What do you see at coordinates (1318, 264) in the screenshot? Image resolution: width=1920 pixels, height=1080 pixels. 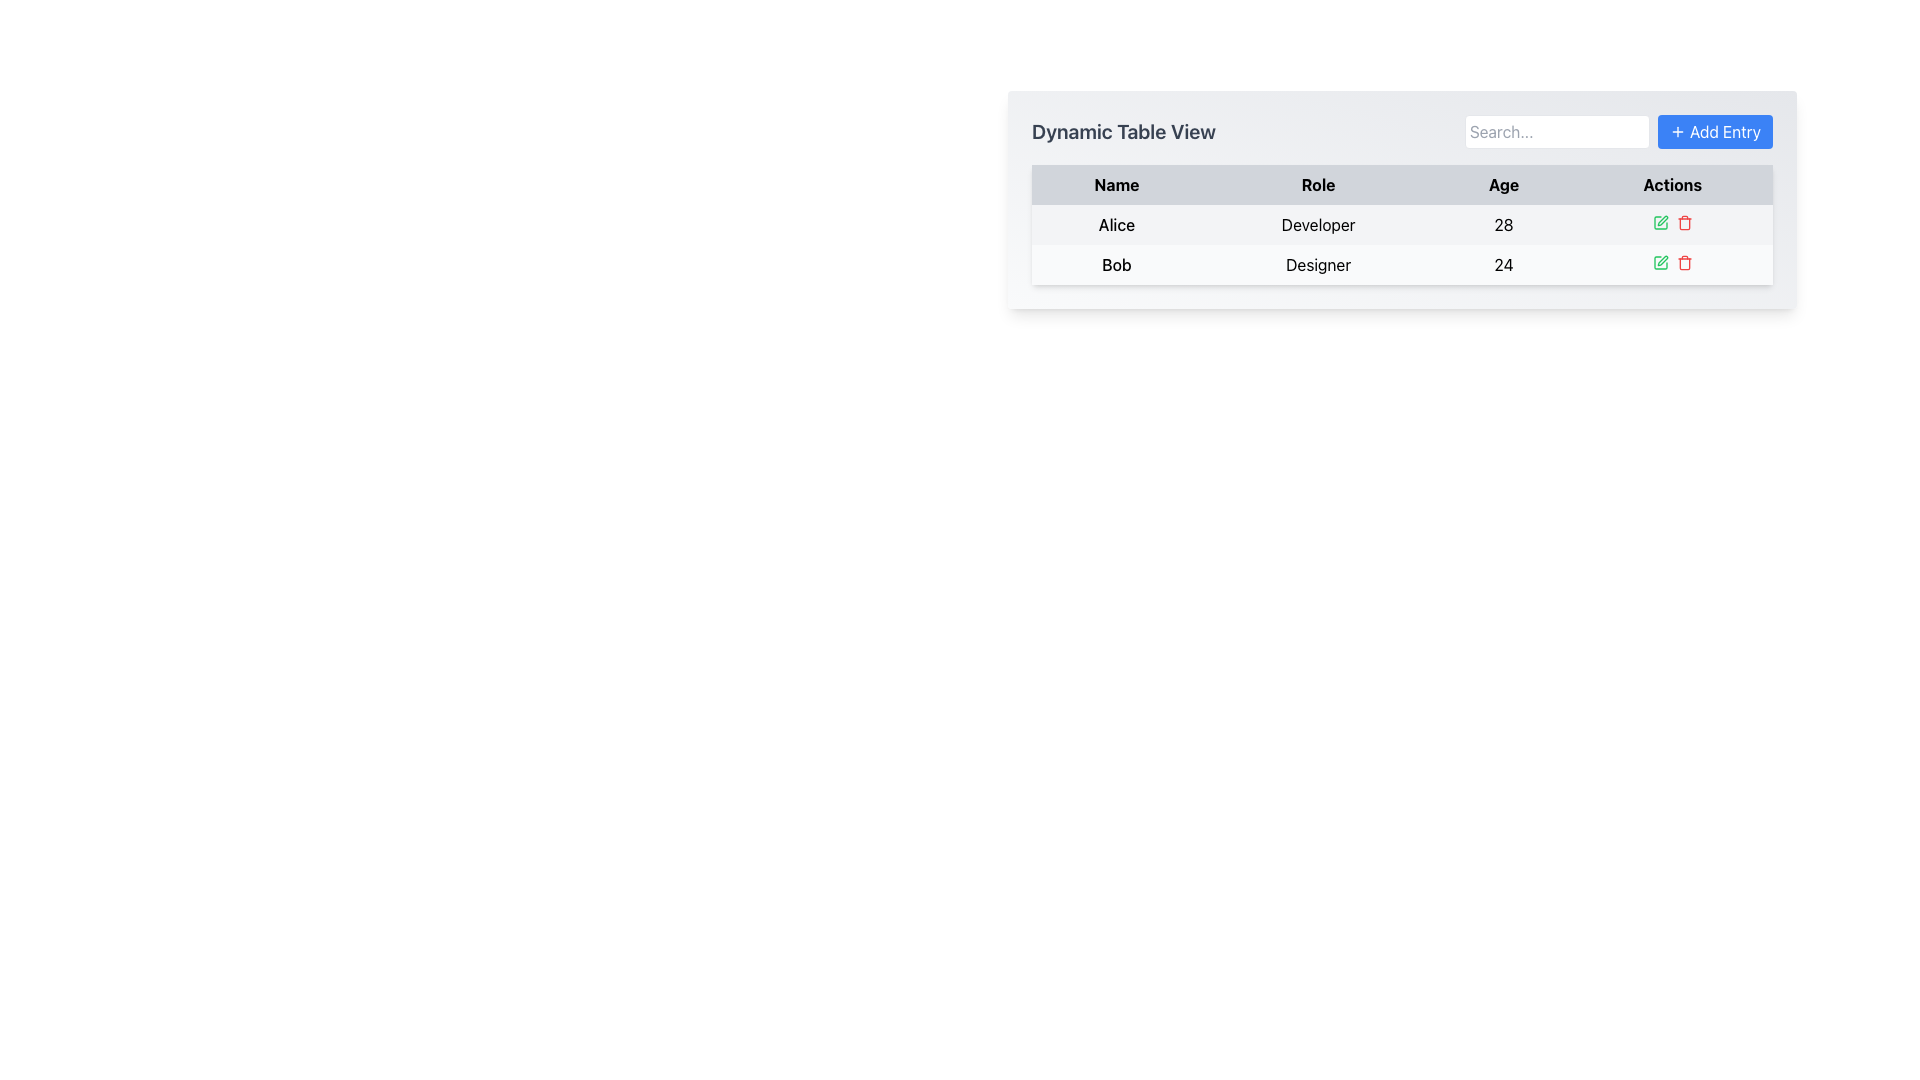 I see `static text element displaying the word 'Designer' located in the 'Role' column of the table row associated with 'Bob'` at bounding box center [1318, 264].